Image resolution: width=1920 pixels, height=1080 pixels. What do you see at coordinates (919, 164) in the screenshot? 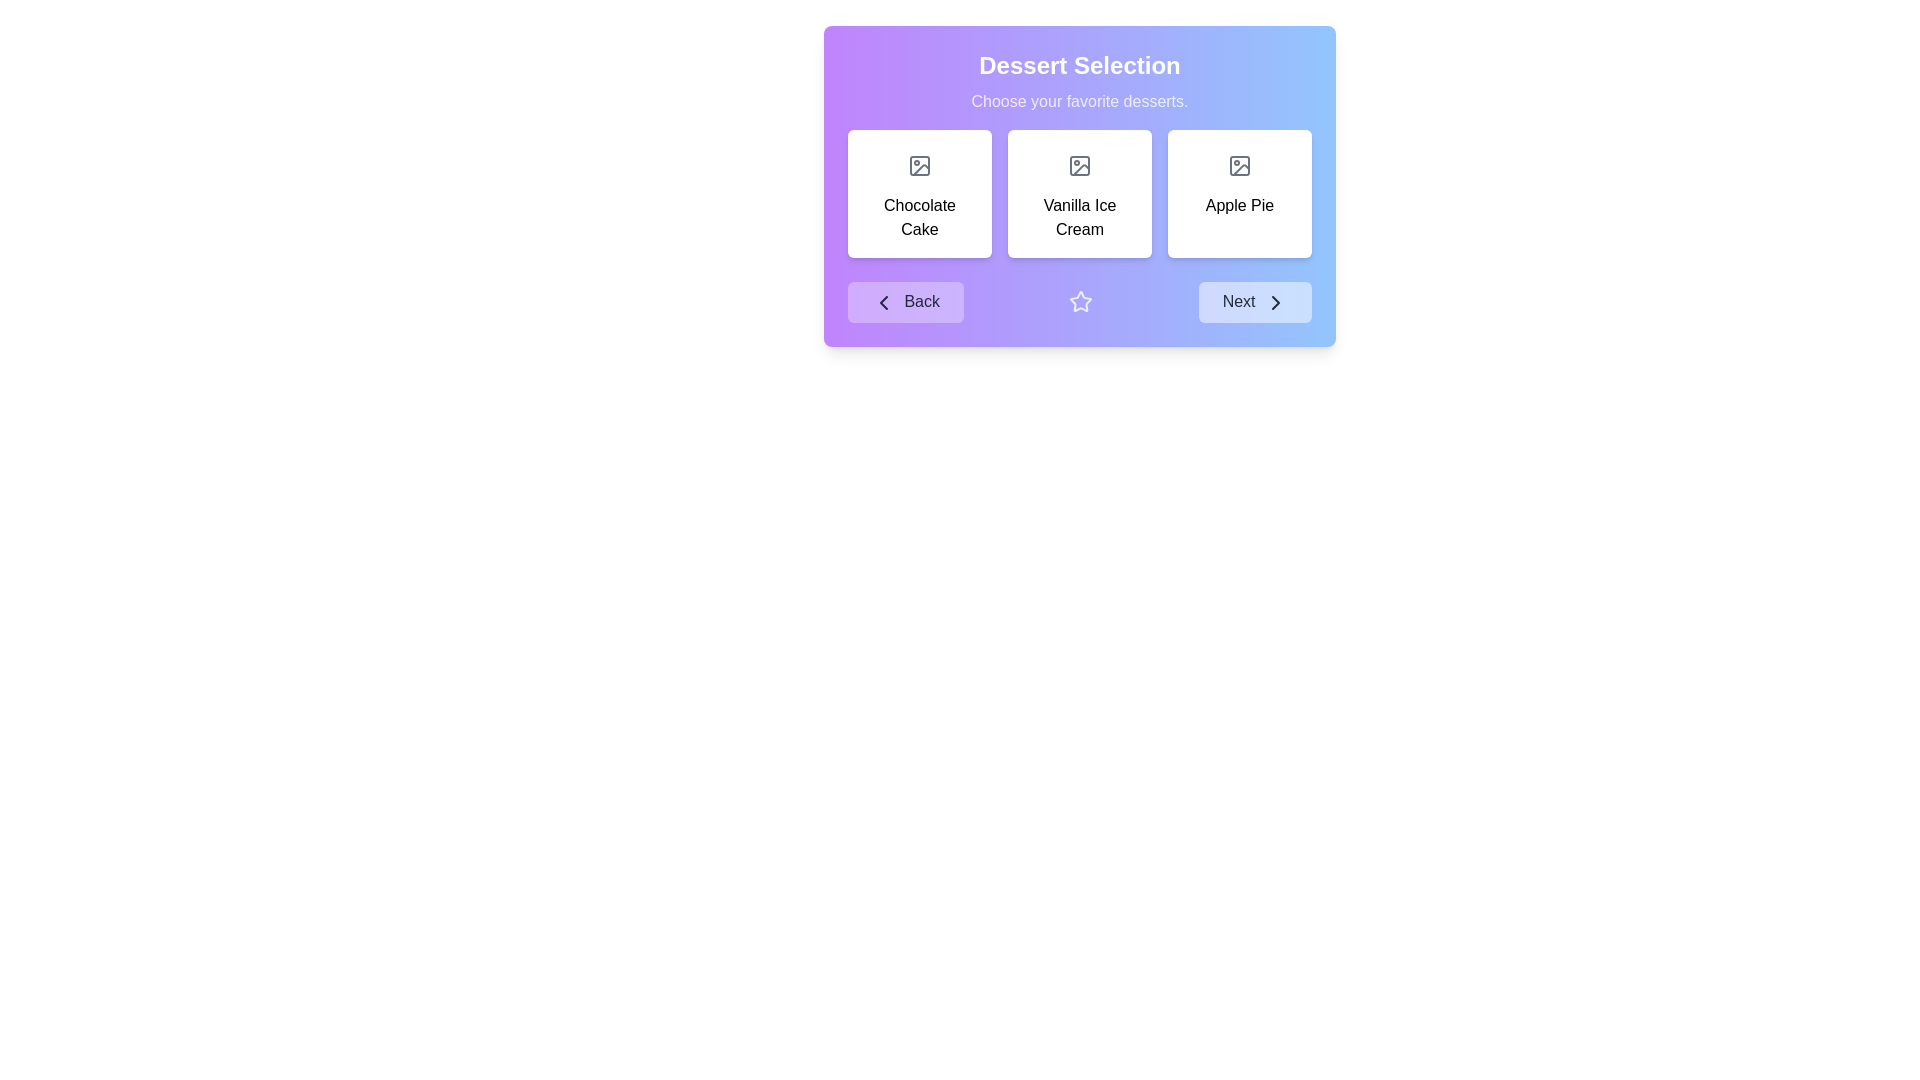
I see `the graphical icon representing the placeholder image for 'Chocolate Cake' located in the first card of the dessert selection interface` at bounding box center [919, 164].